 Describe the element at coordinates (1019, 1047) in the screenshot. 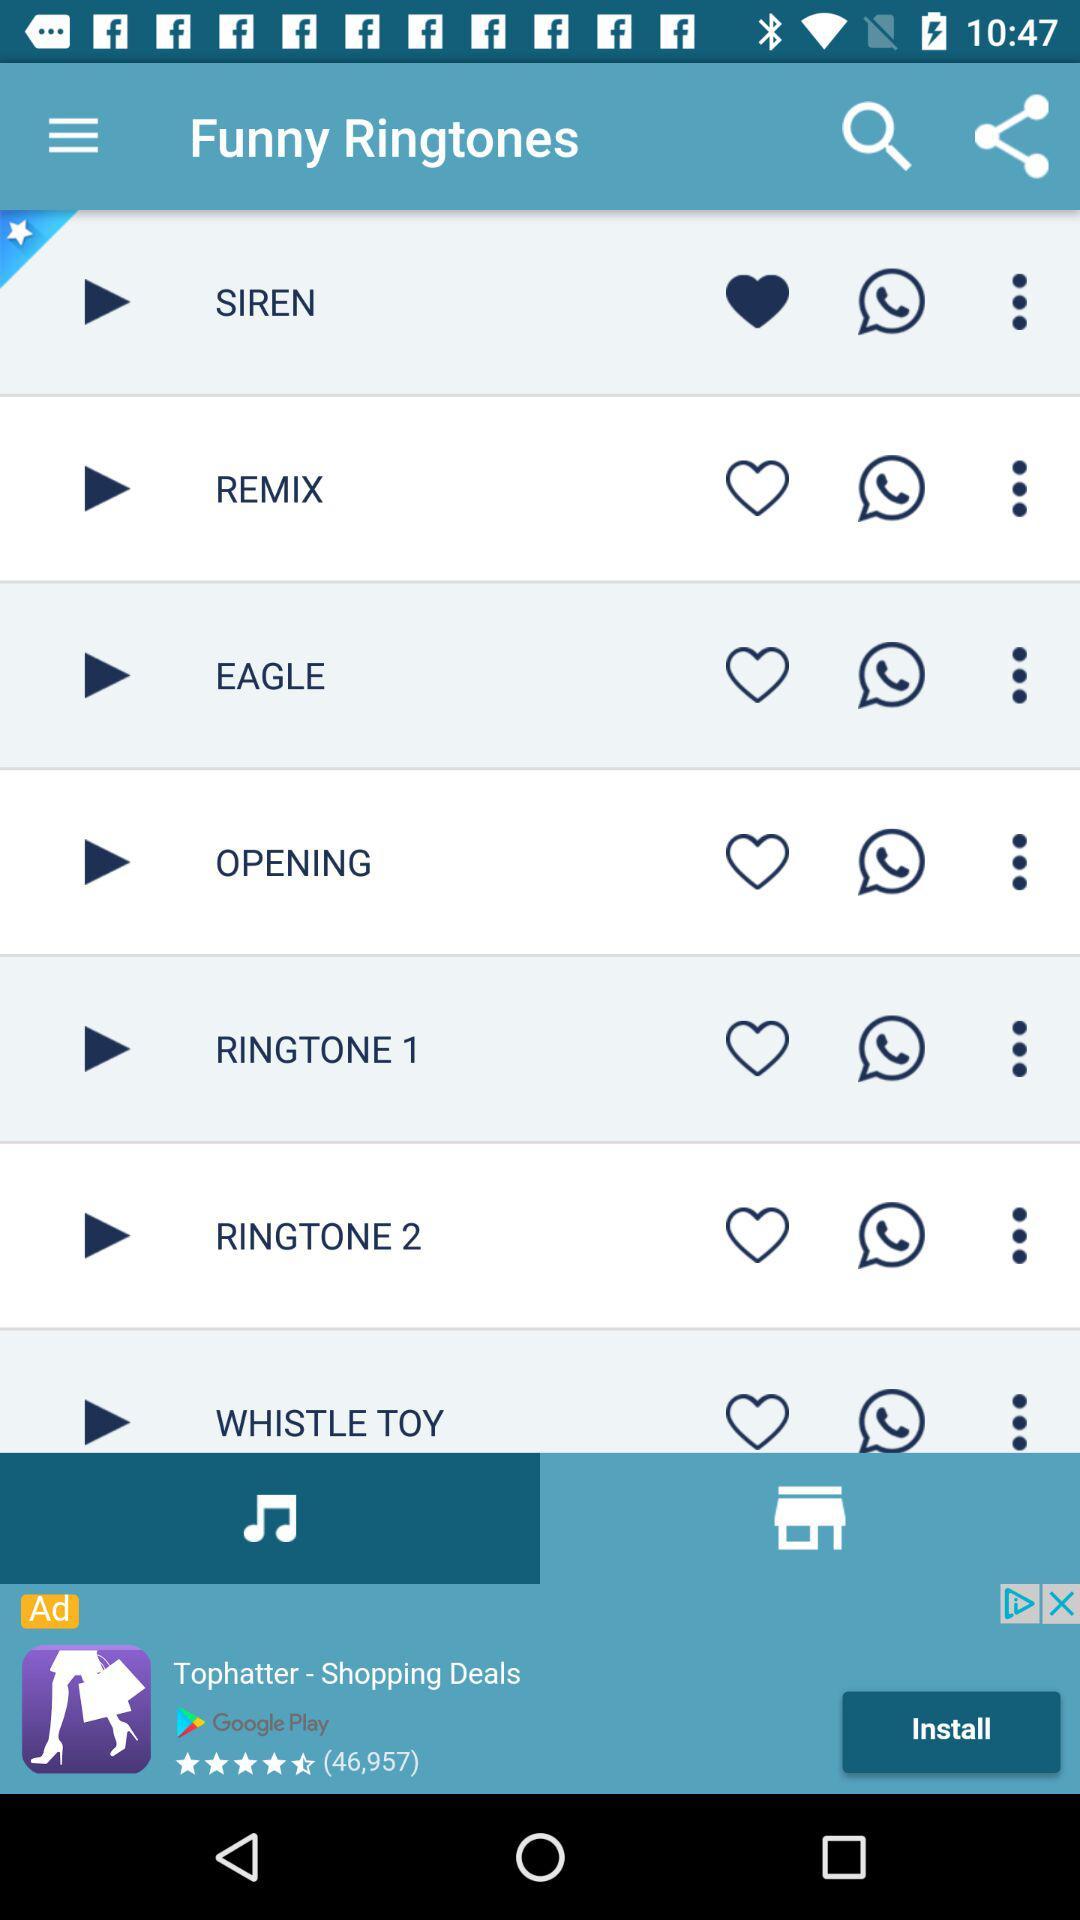

I see `more options` at that location.